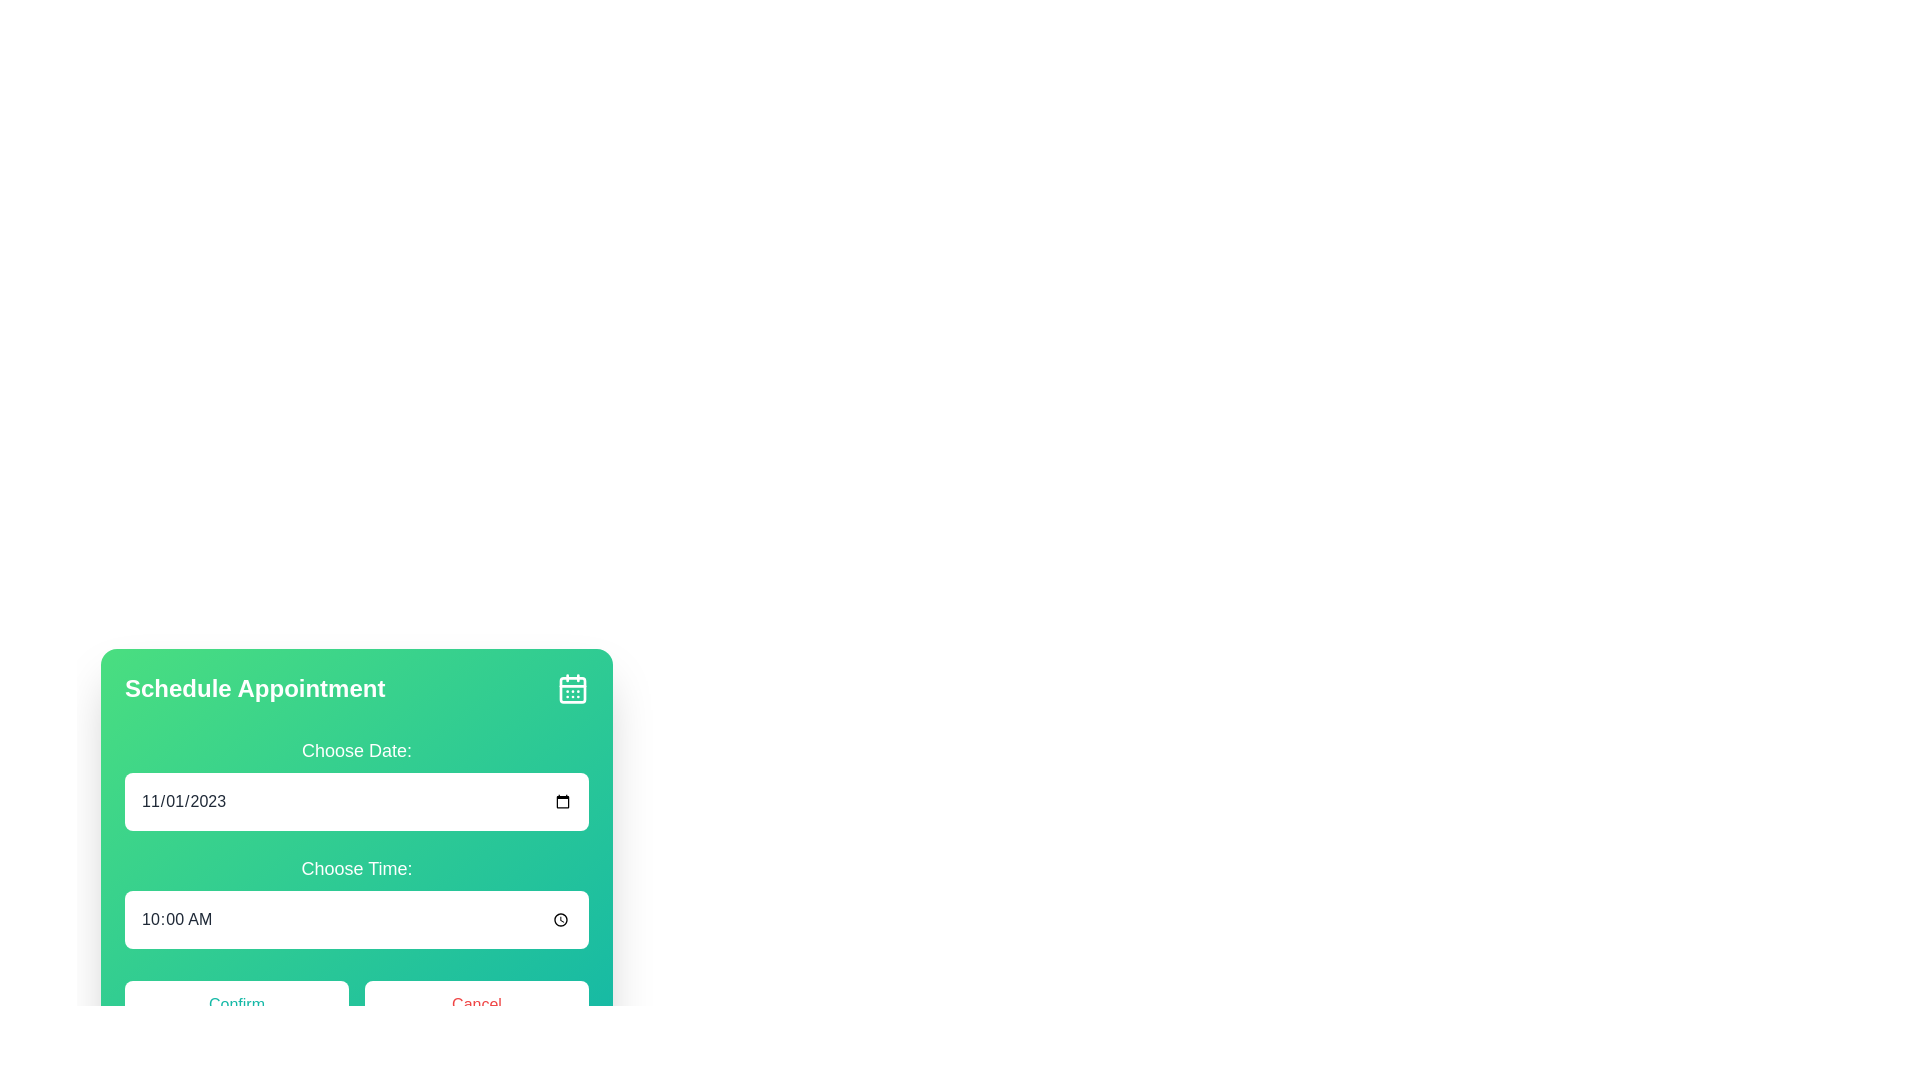 The image size is (1920, 1080). What do you see at coordinates (475, 1005) in the screenshot?
I see `the 'Cancel' button, which is the second button in a horizontal layout at the bottom of the 'Schedule Appointment' form, featuring medium-sized red text on a white background` at bounding box center [475, 1005].